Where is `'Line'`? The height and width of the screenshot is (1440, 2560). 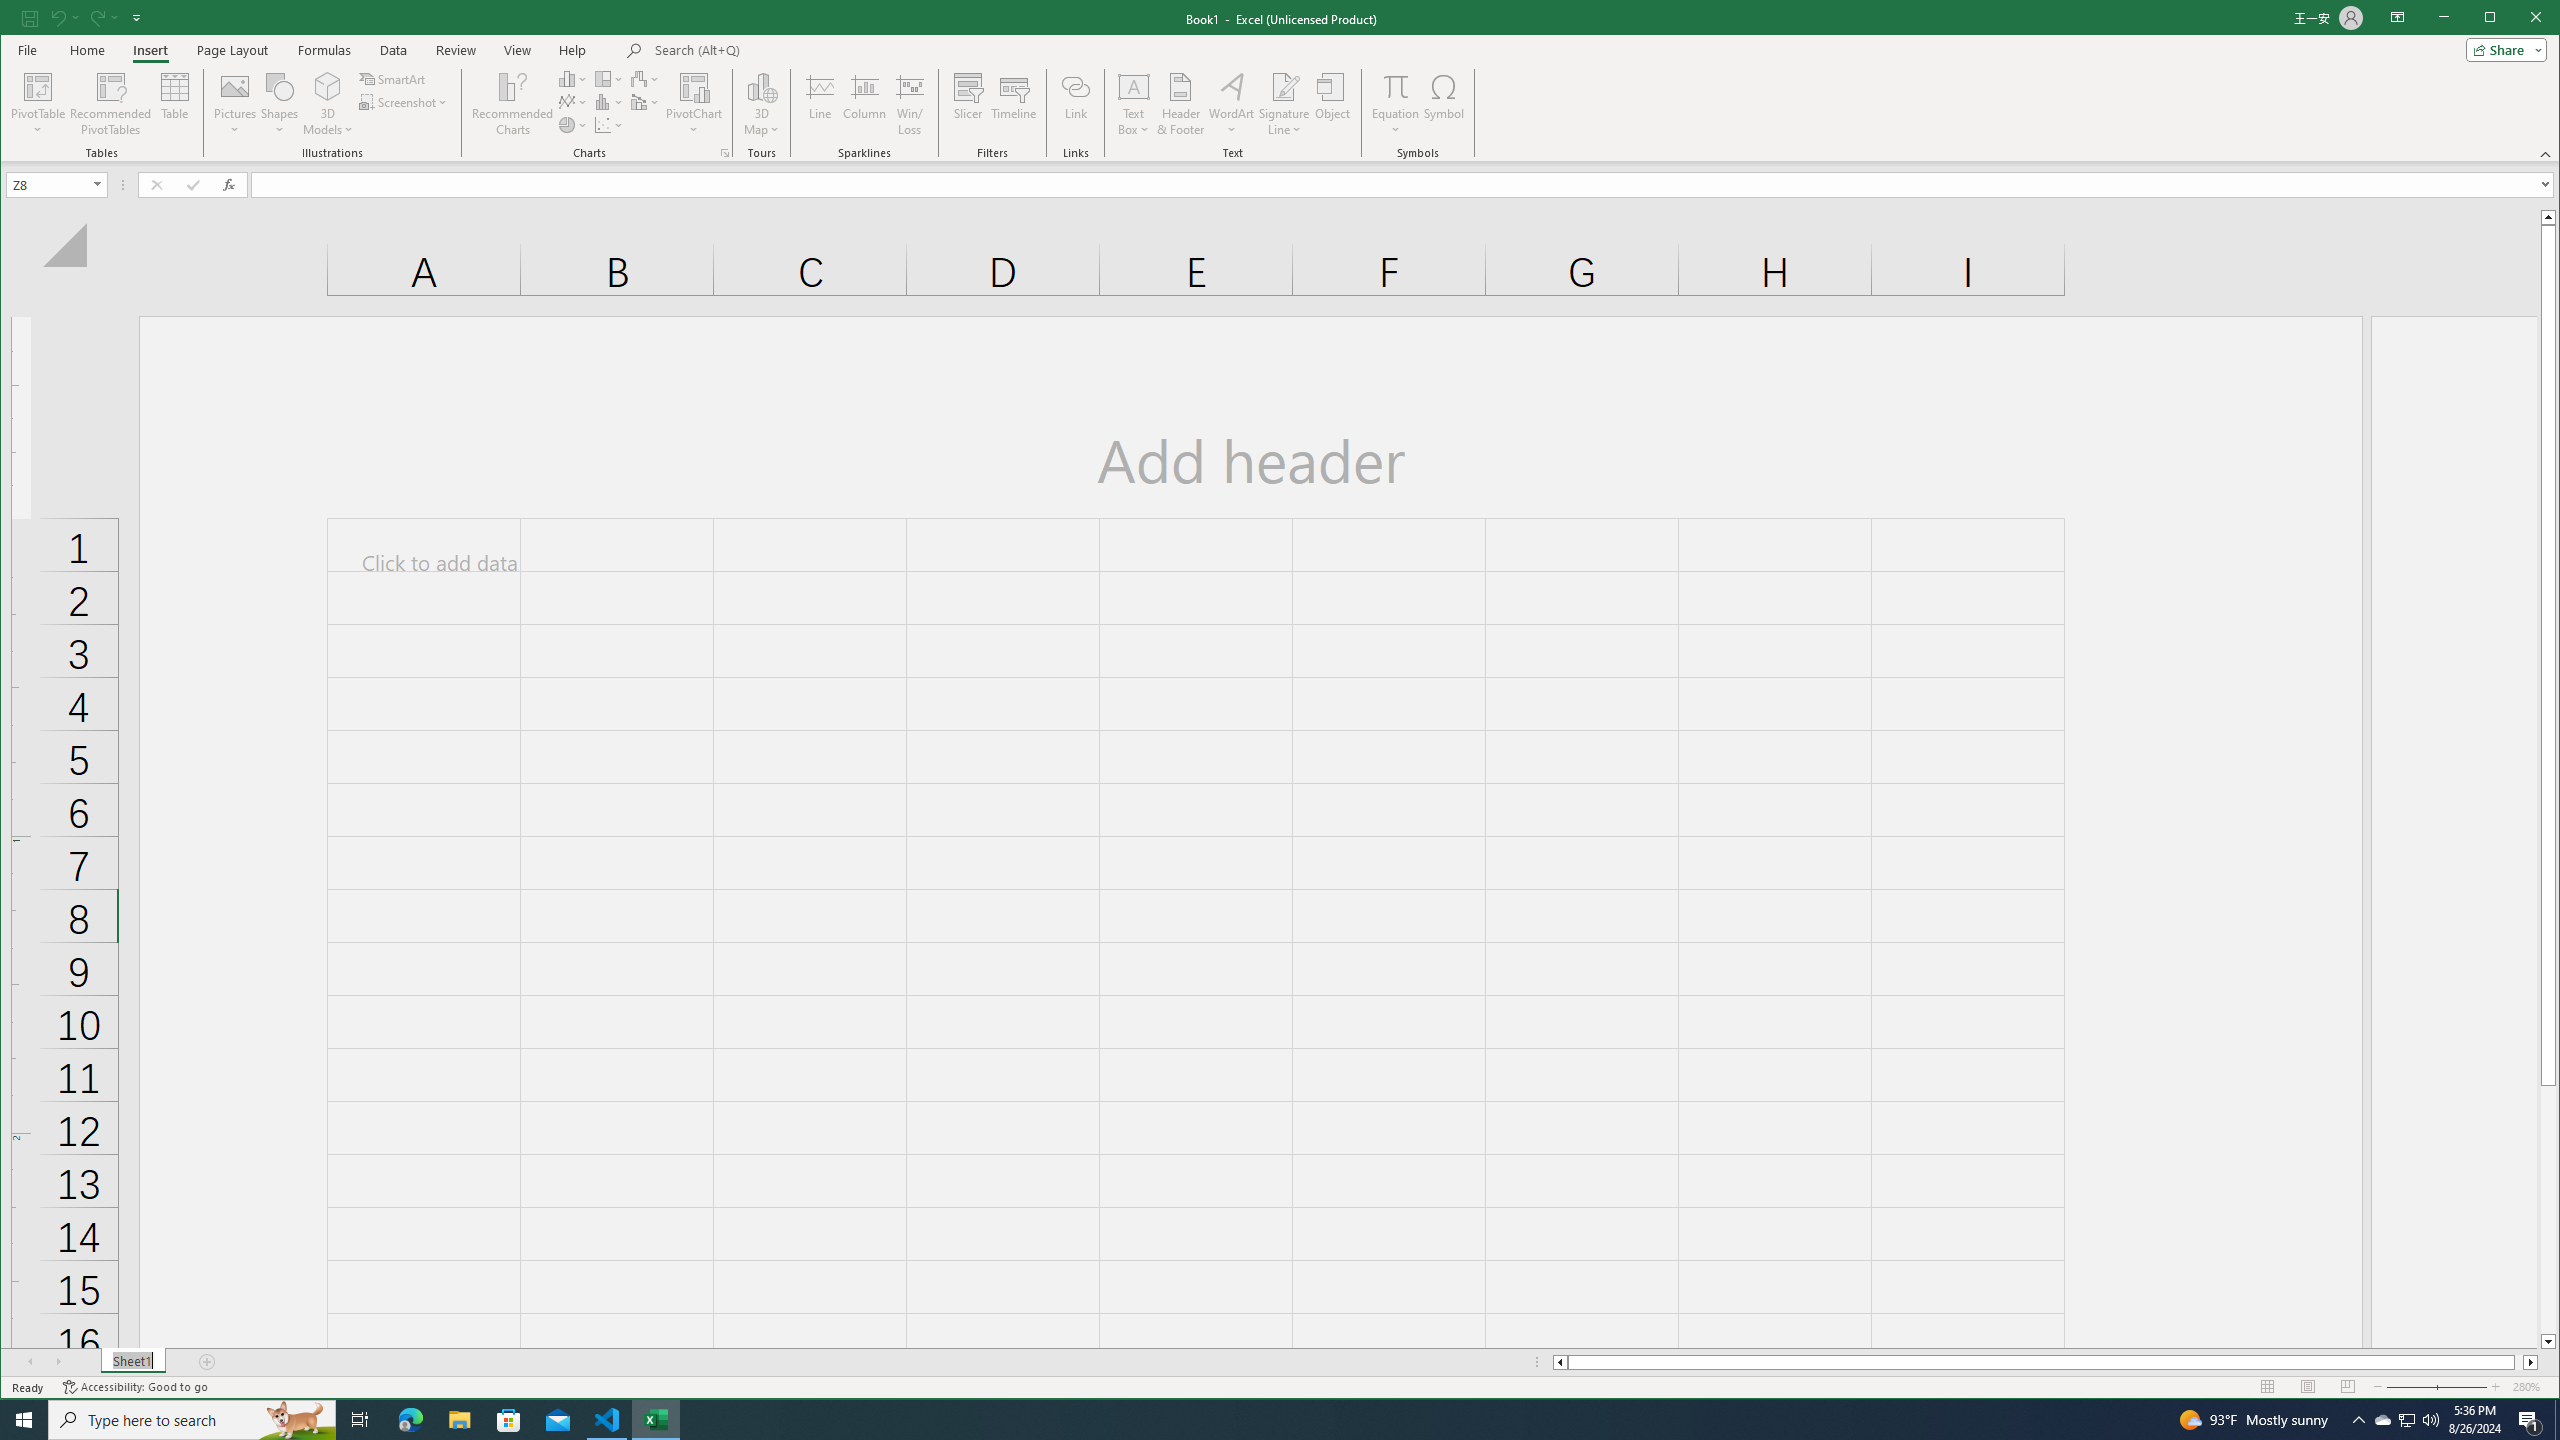
'Line' is located at coordinates (819, 103).